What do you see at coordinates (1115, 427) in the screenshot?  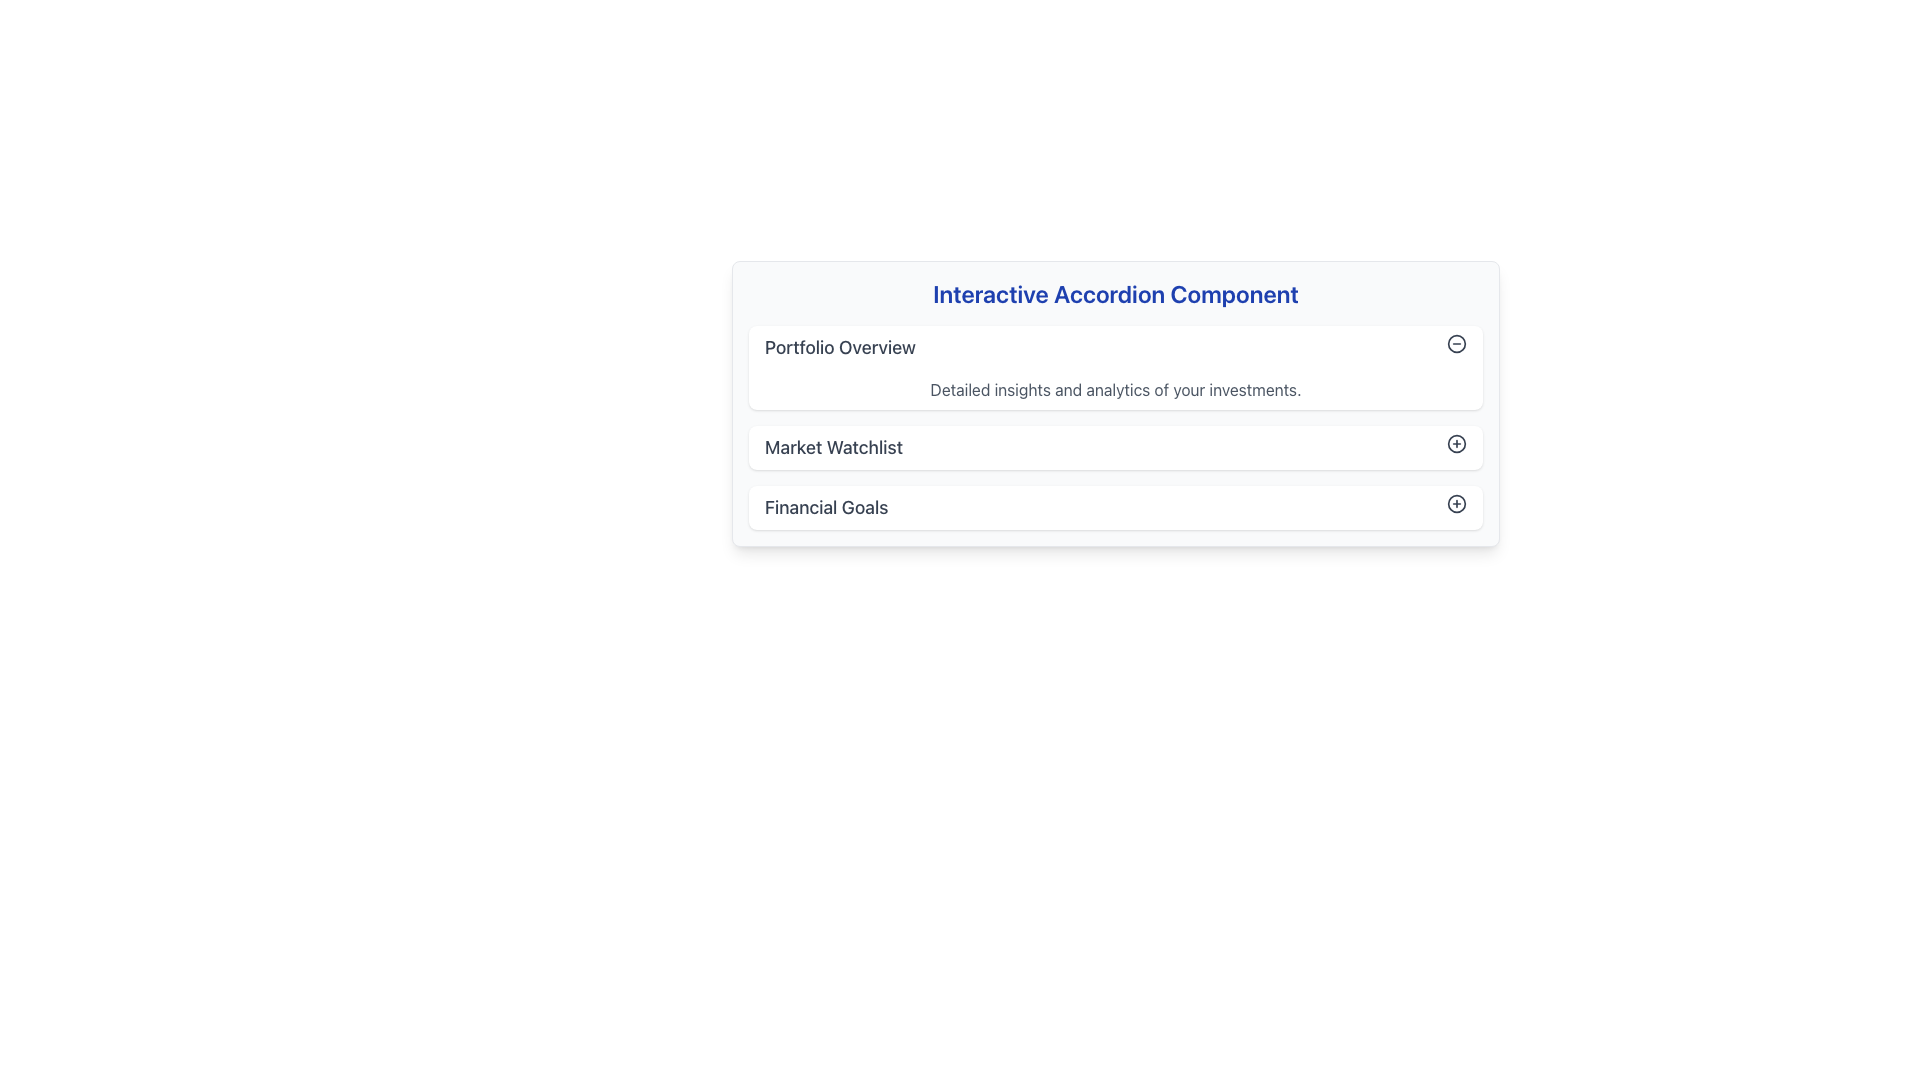 I see `the 'Market Watchlist' panel of the accordion UI element` at bounding box center [1115, 427].